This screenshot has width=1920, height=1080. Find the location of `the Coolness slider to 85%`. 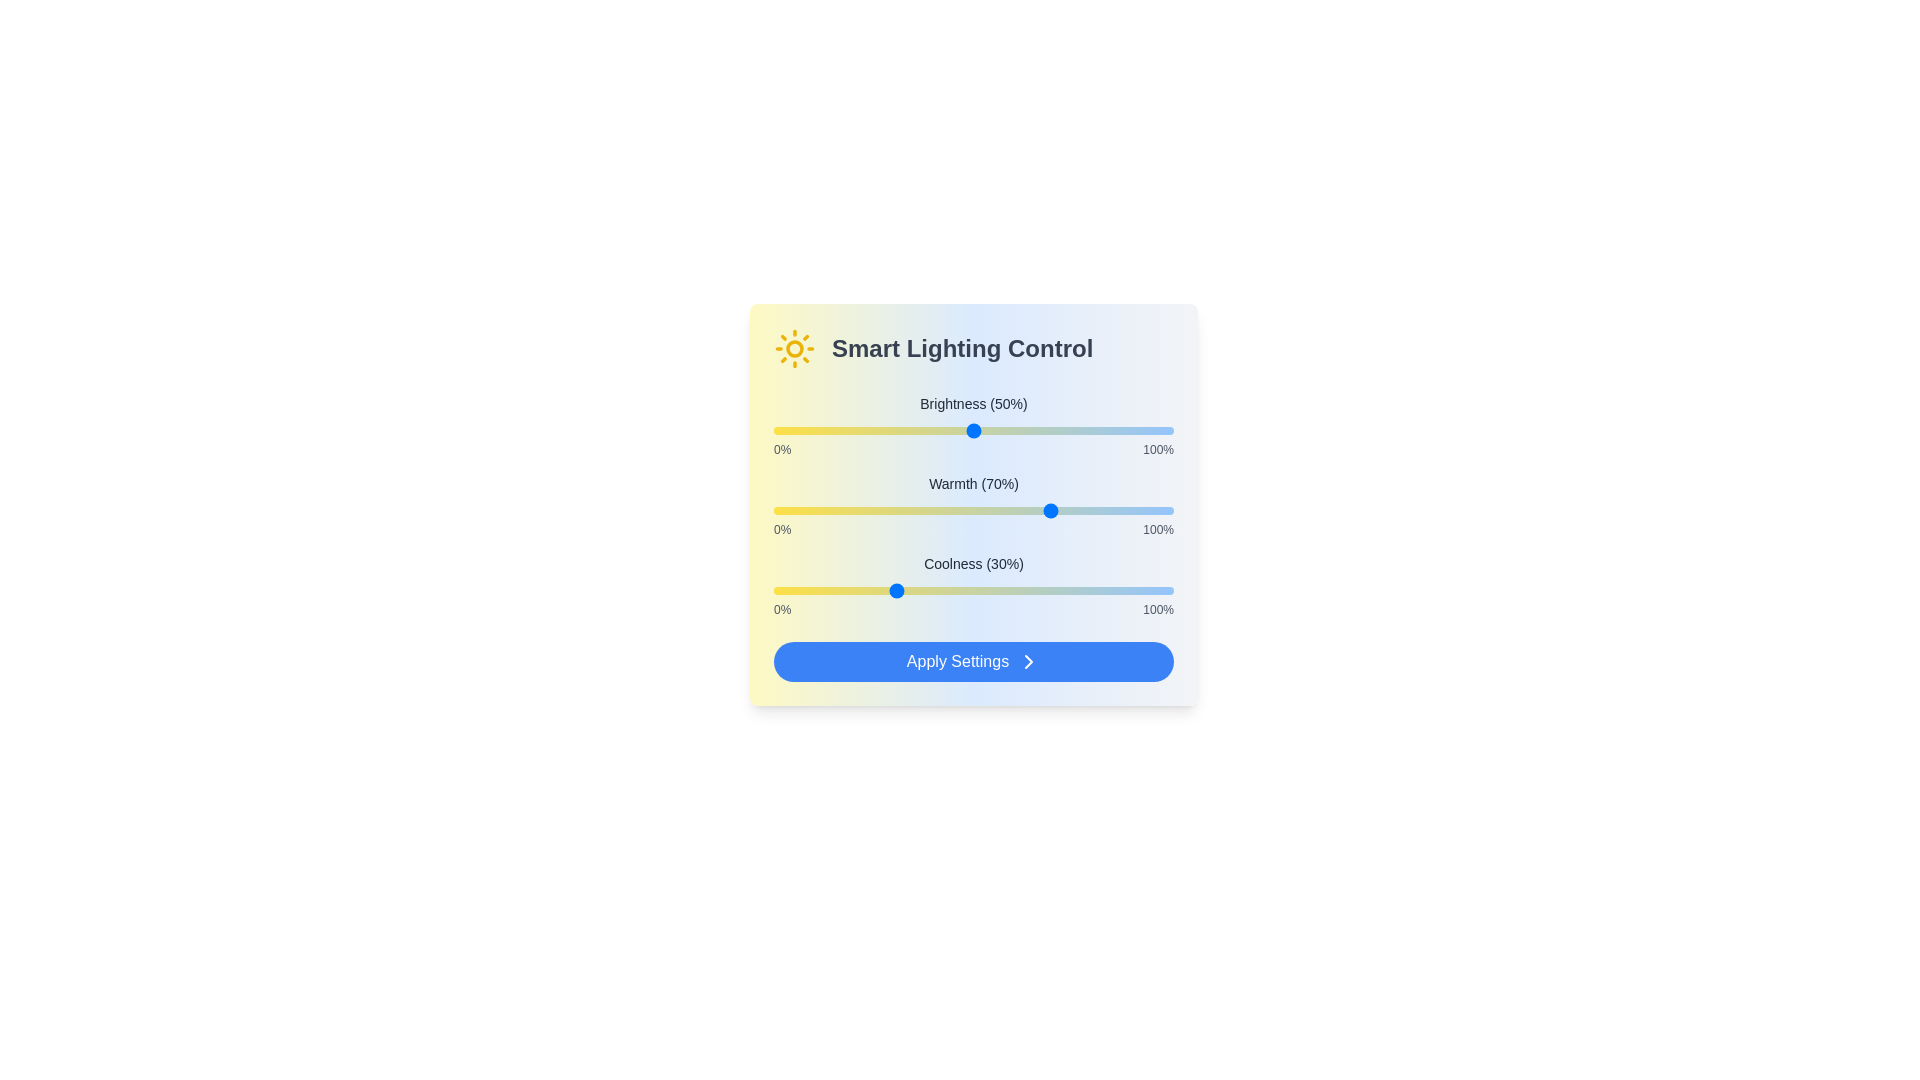

the Coolness slider to 85% is located at coordinates (1112, 589).